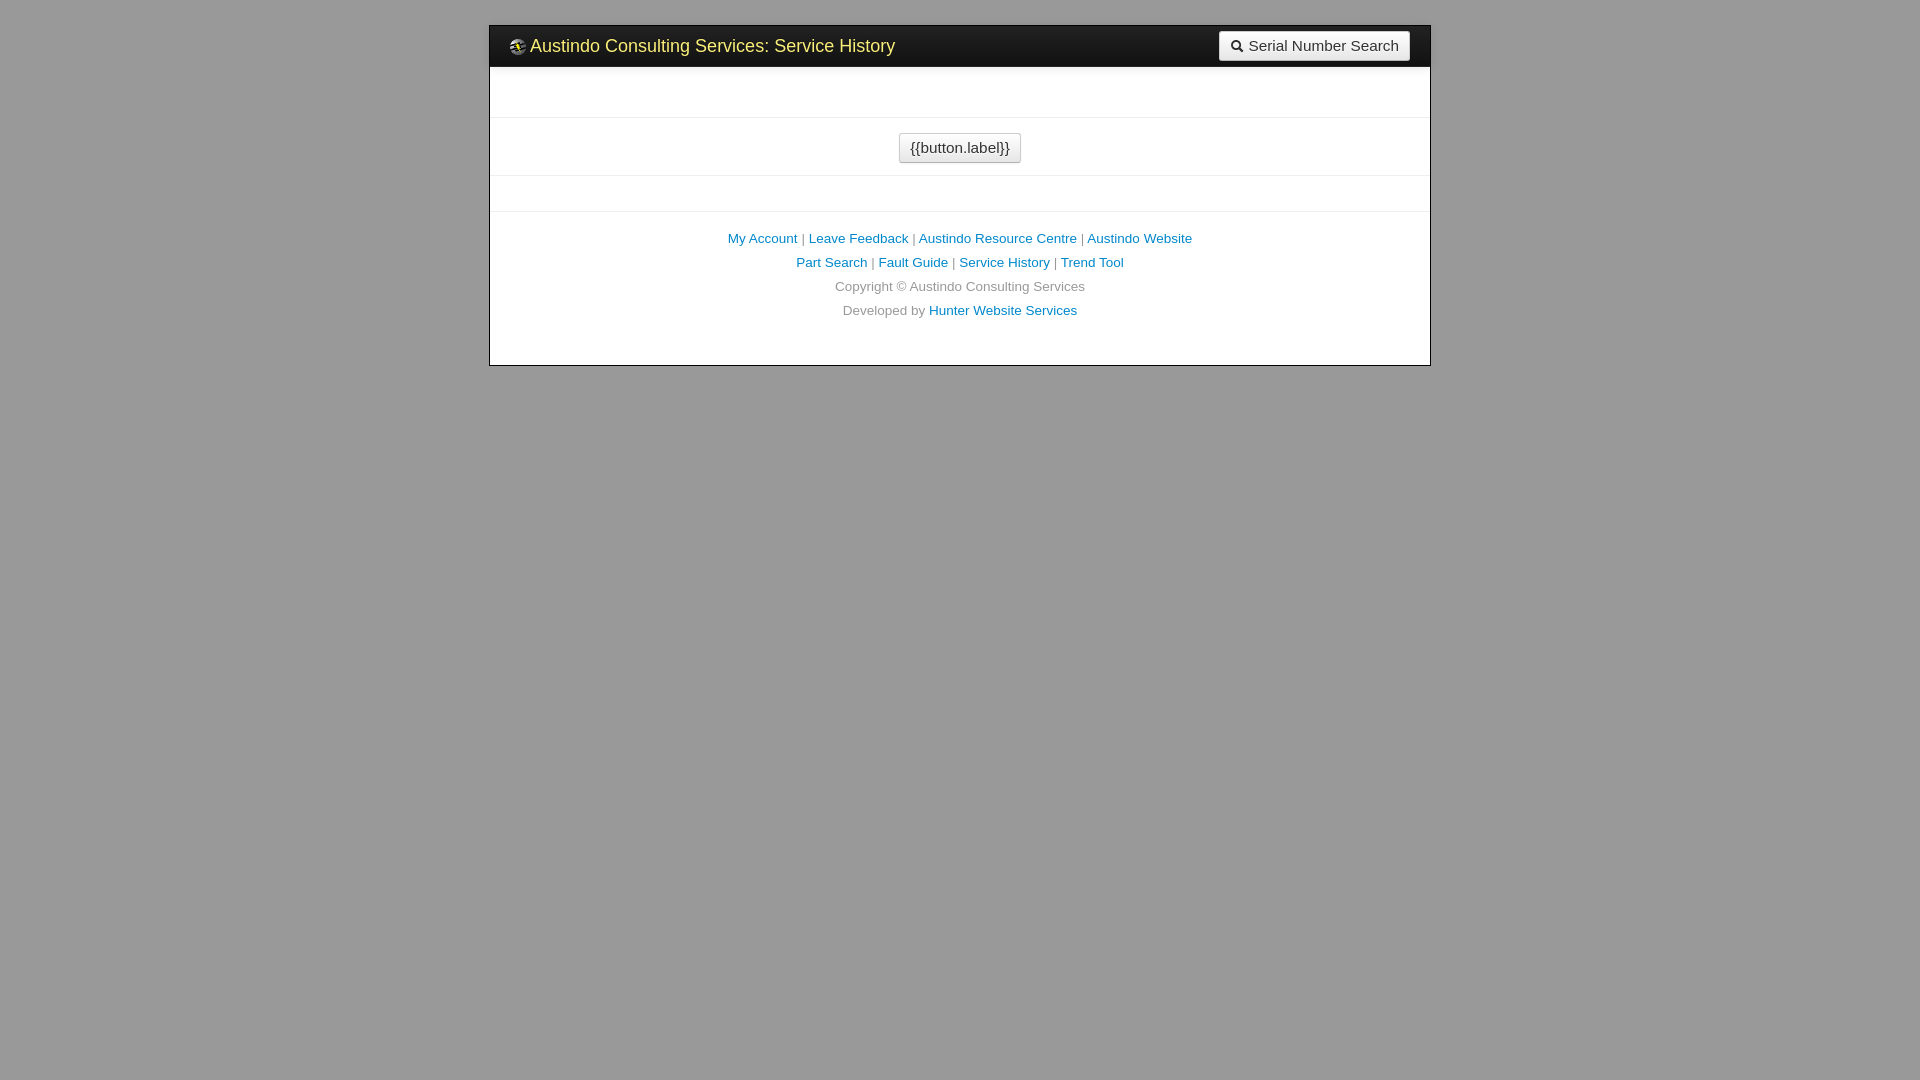 The height and width of the screenshot is (1080, 1920). What do you see at coordinates (911, 261) in the screenshot?
I see `'Fault Guide'` at bounding box center [911, 261].